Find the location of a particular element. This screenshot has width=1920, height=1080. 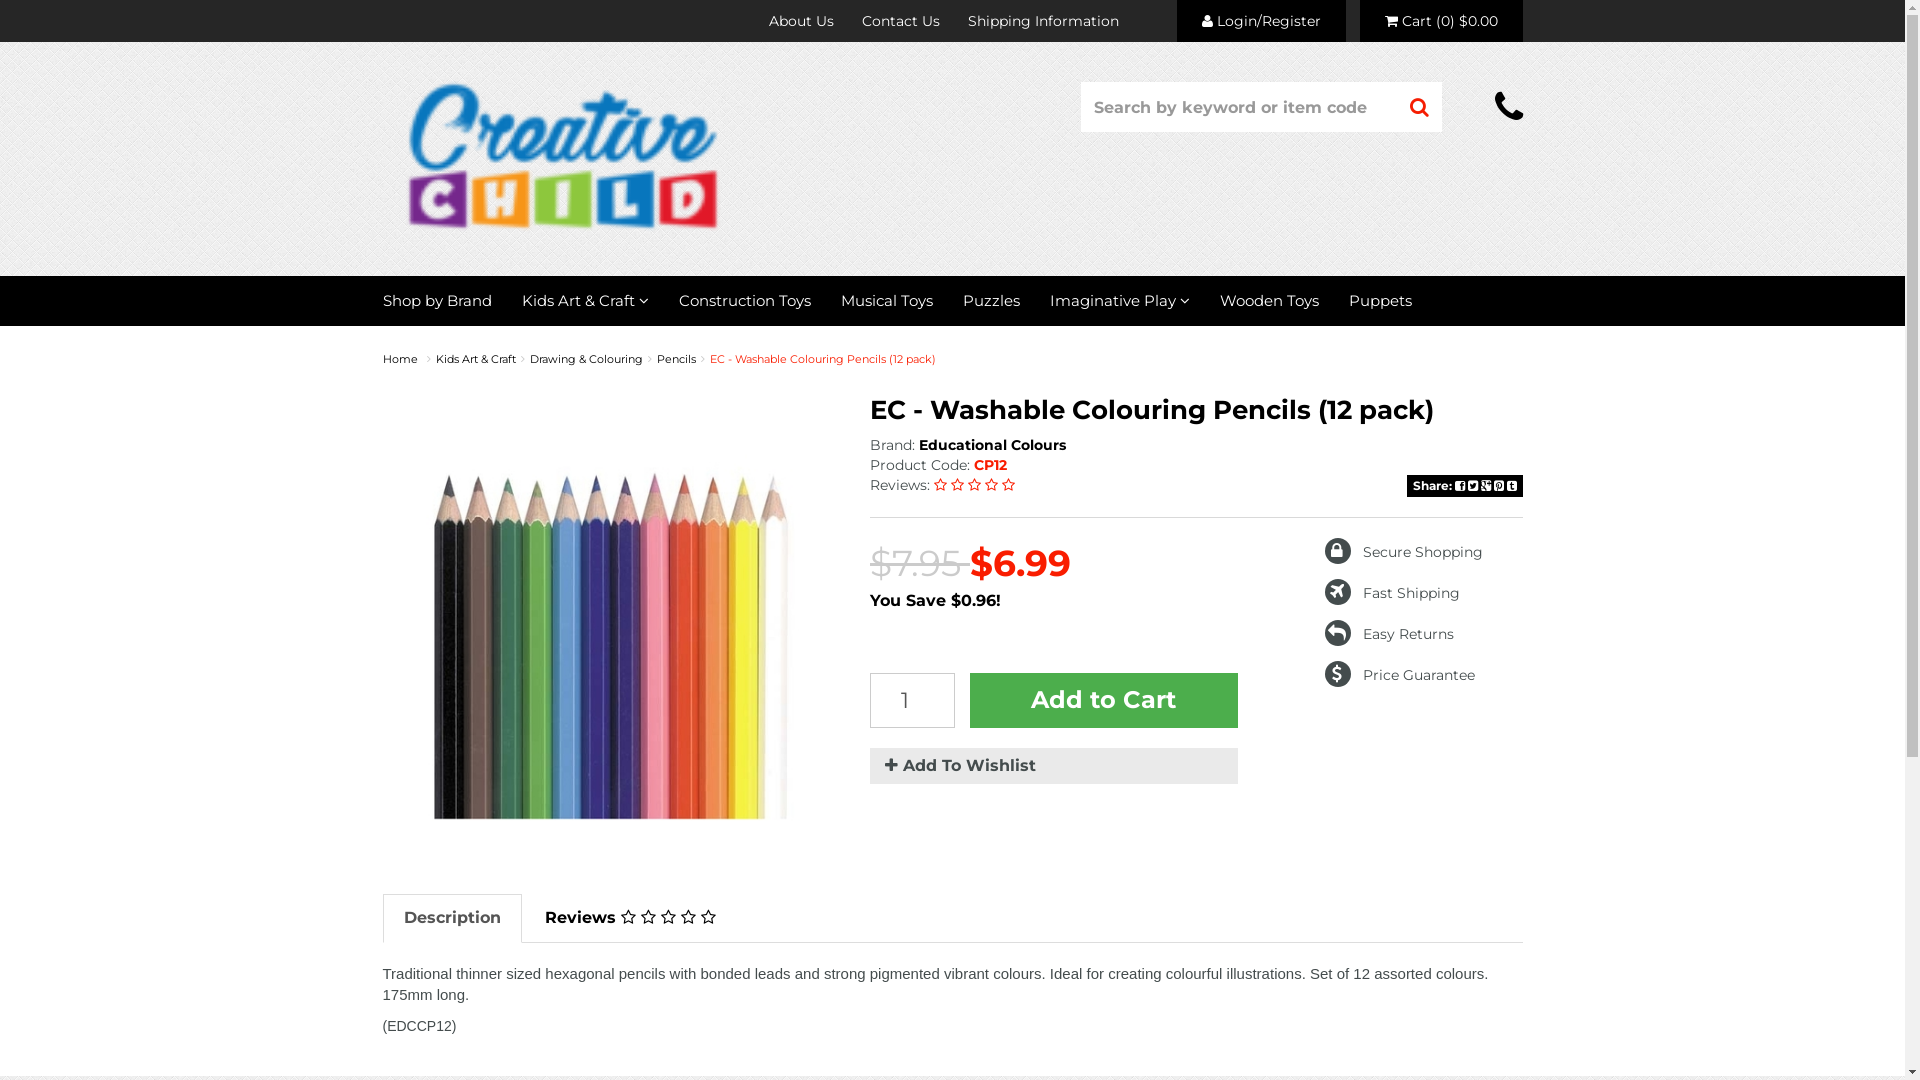

' Fast Shipping' is located at coordinates (1391, 592).